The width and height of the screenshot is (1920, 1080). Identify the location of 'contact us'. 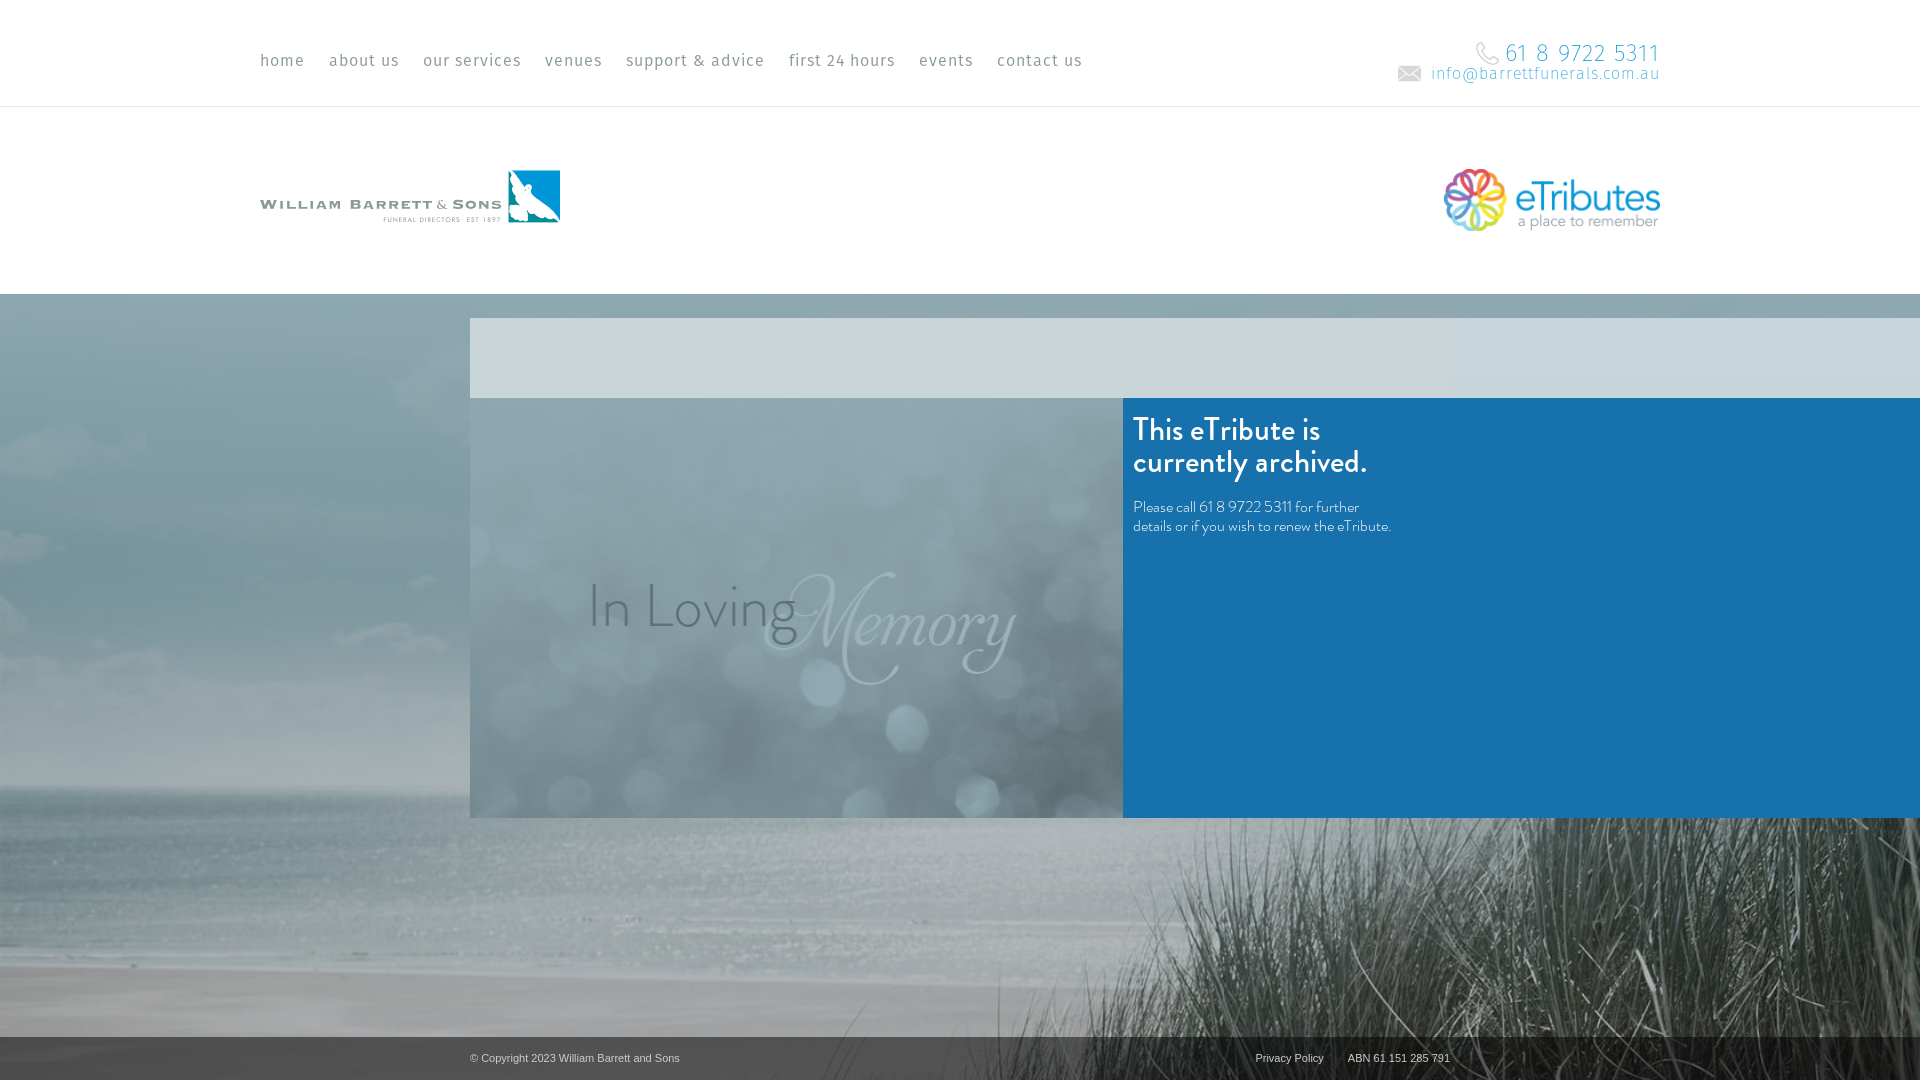
(984, 52).